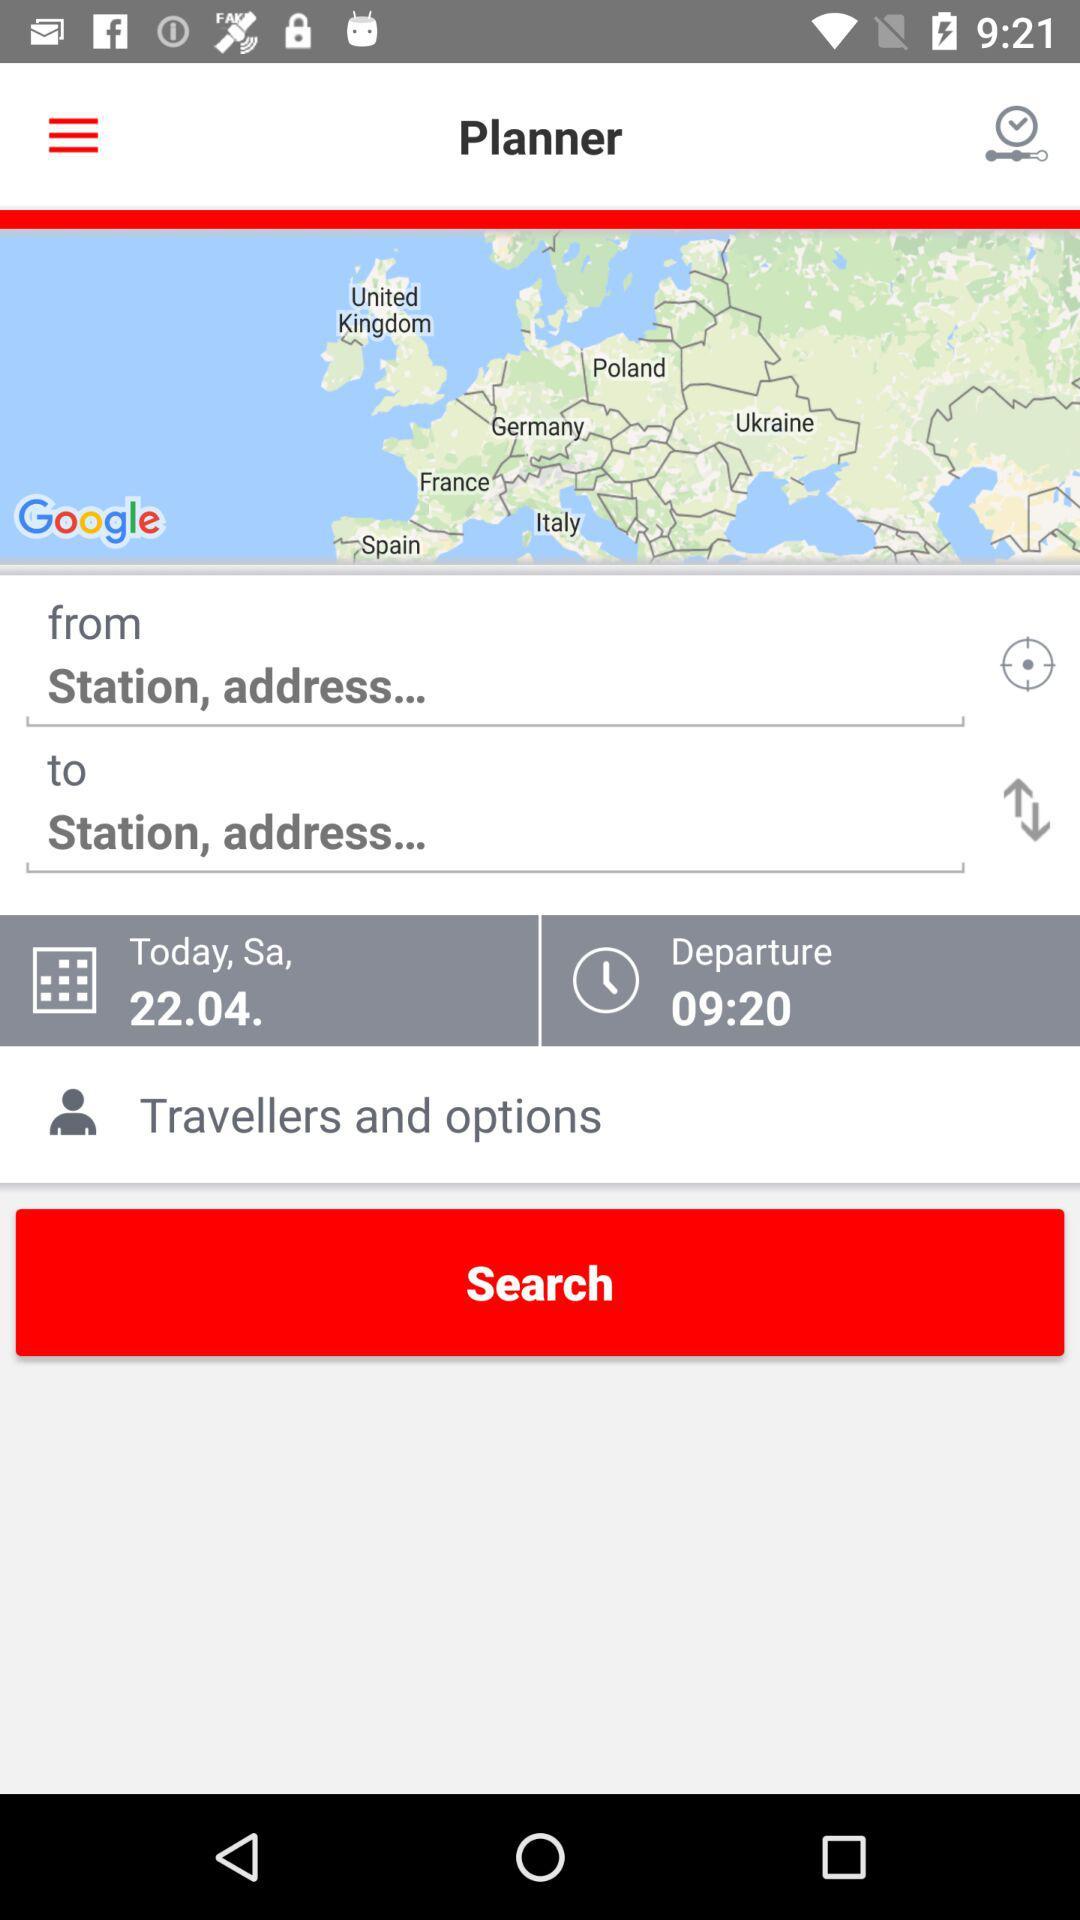 The width and height of the screenshot is (1080, 1920). I want to click on the icon next to planner icon, so click(1017, 135).